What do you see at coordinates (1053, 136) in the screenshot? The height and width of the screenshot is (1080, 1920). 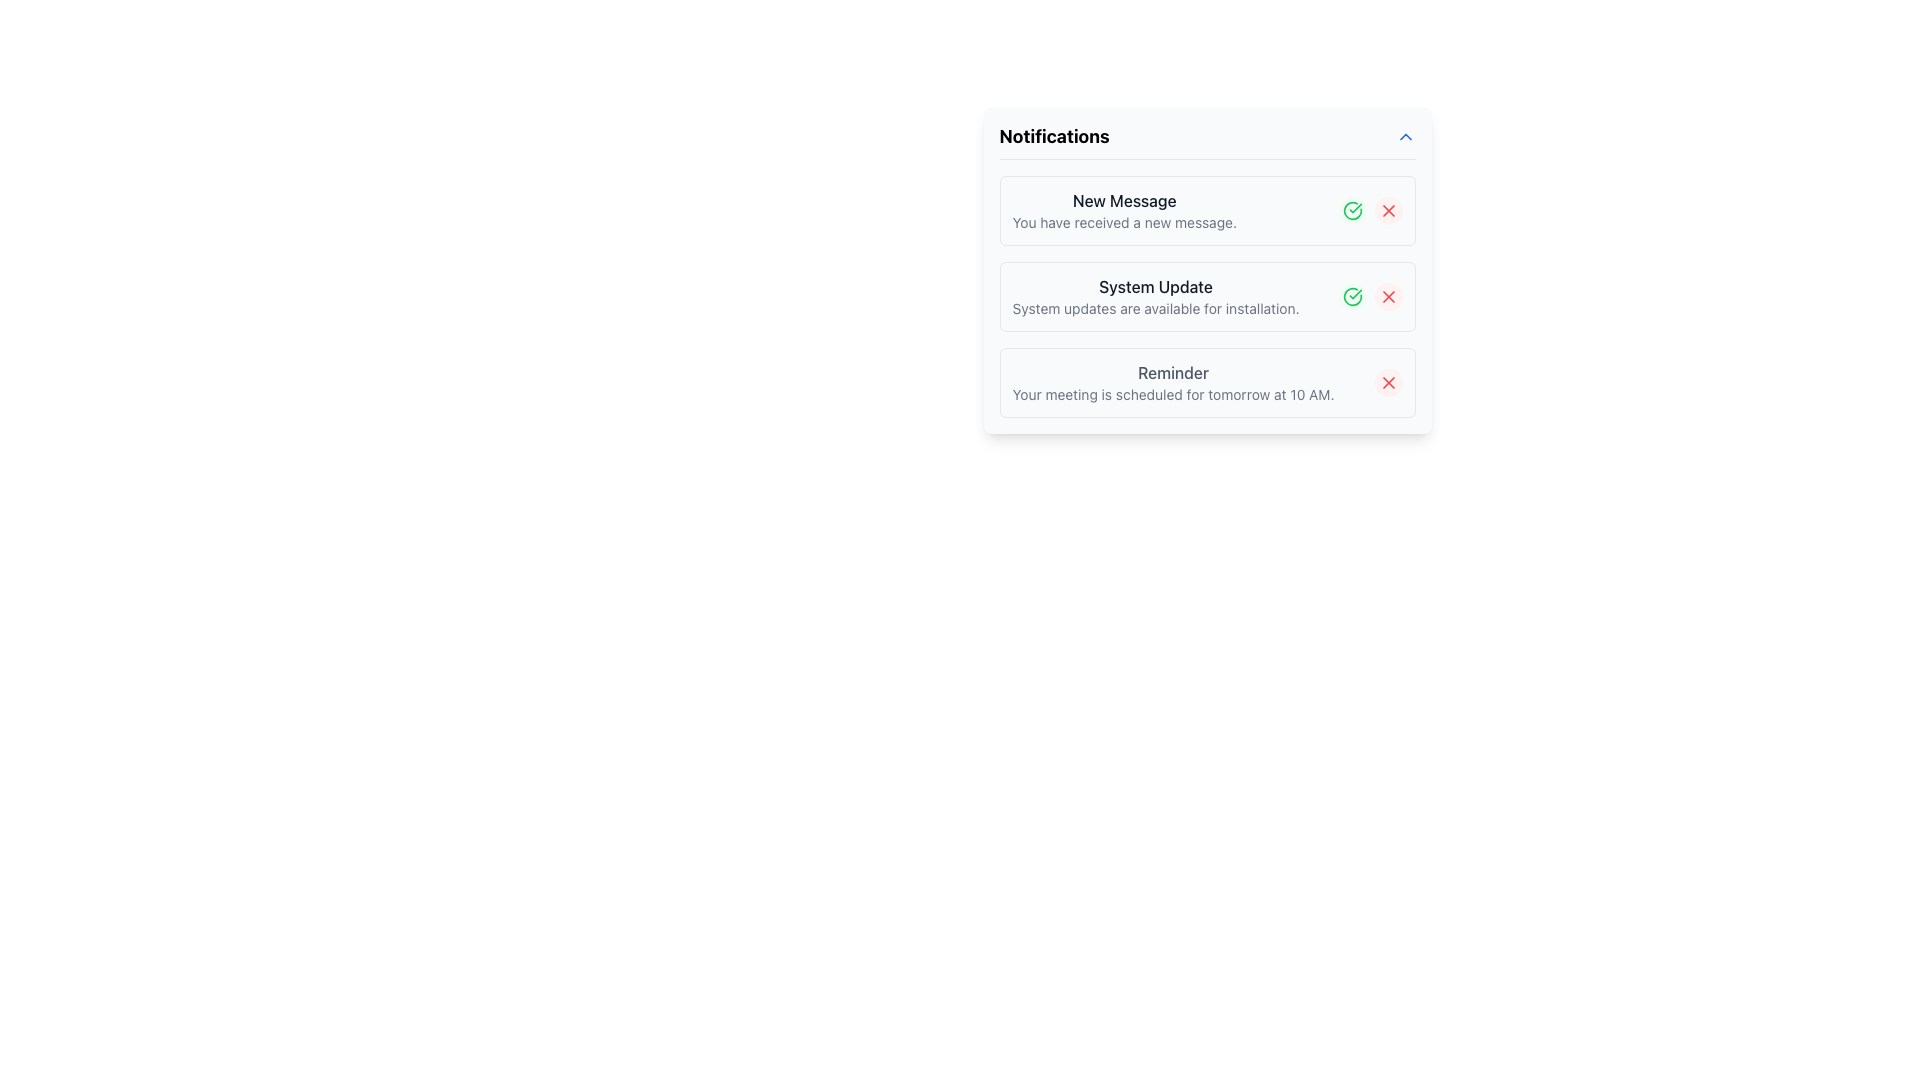 I see `the prominently displayed static text label reading 'Notifications' located at the top-left of the notification panel` at bounding box center [1053, 136].